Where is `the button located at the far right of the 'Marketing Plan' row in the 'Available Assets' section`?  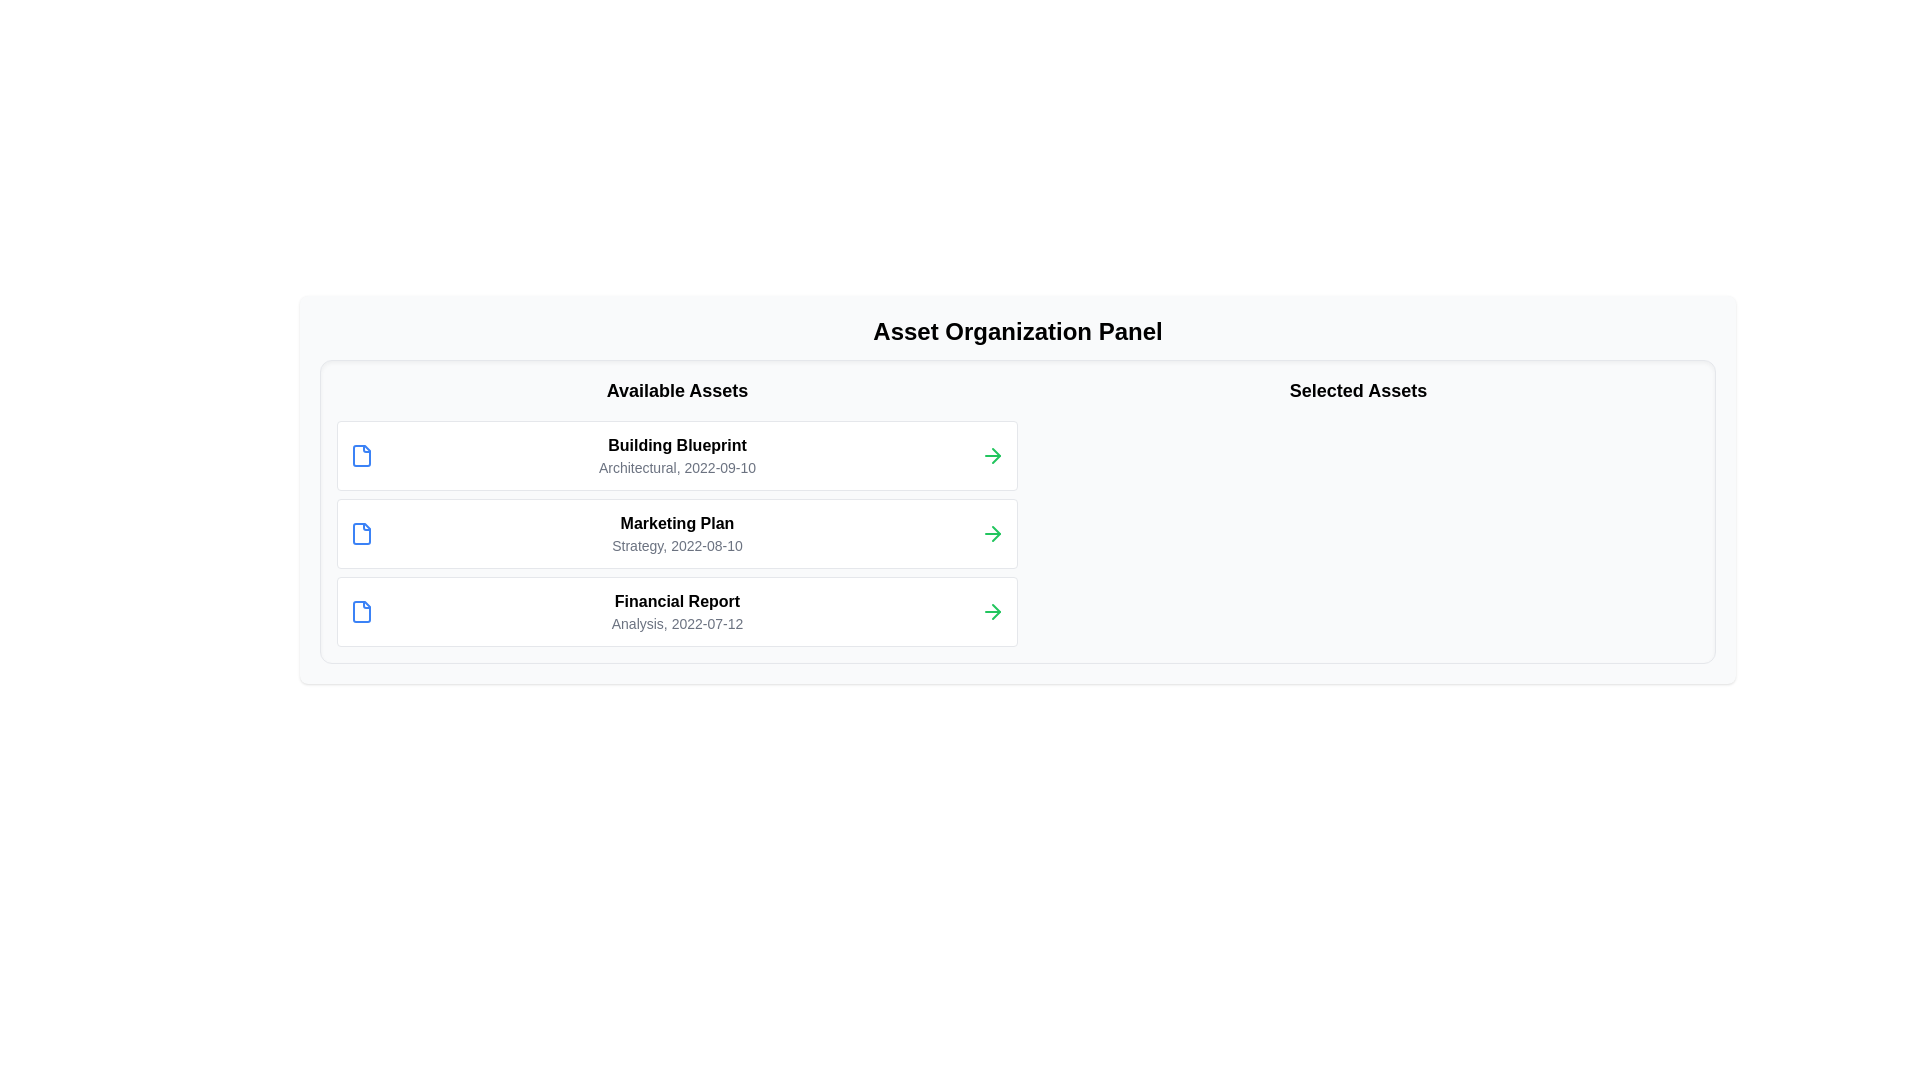 the button located at the far right of the 'Marketing Plan' row in the 'Available Assets' section is located at coordinates (993, 532).